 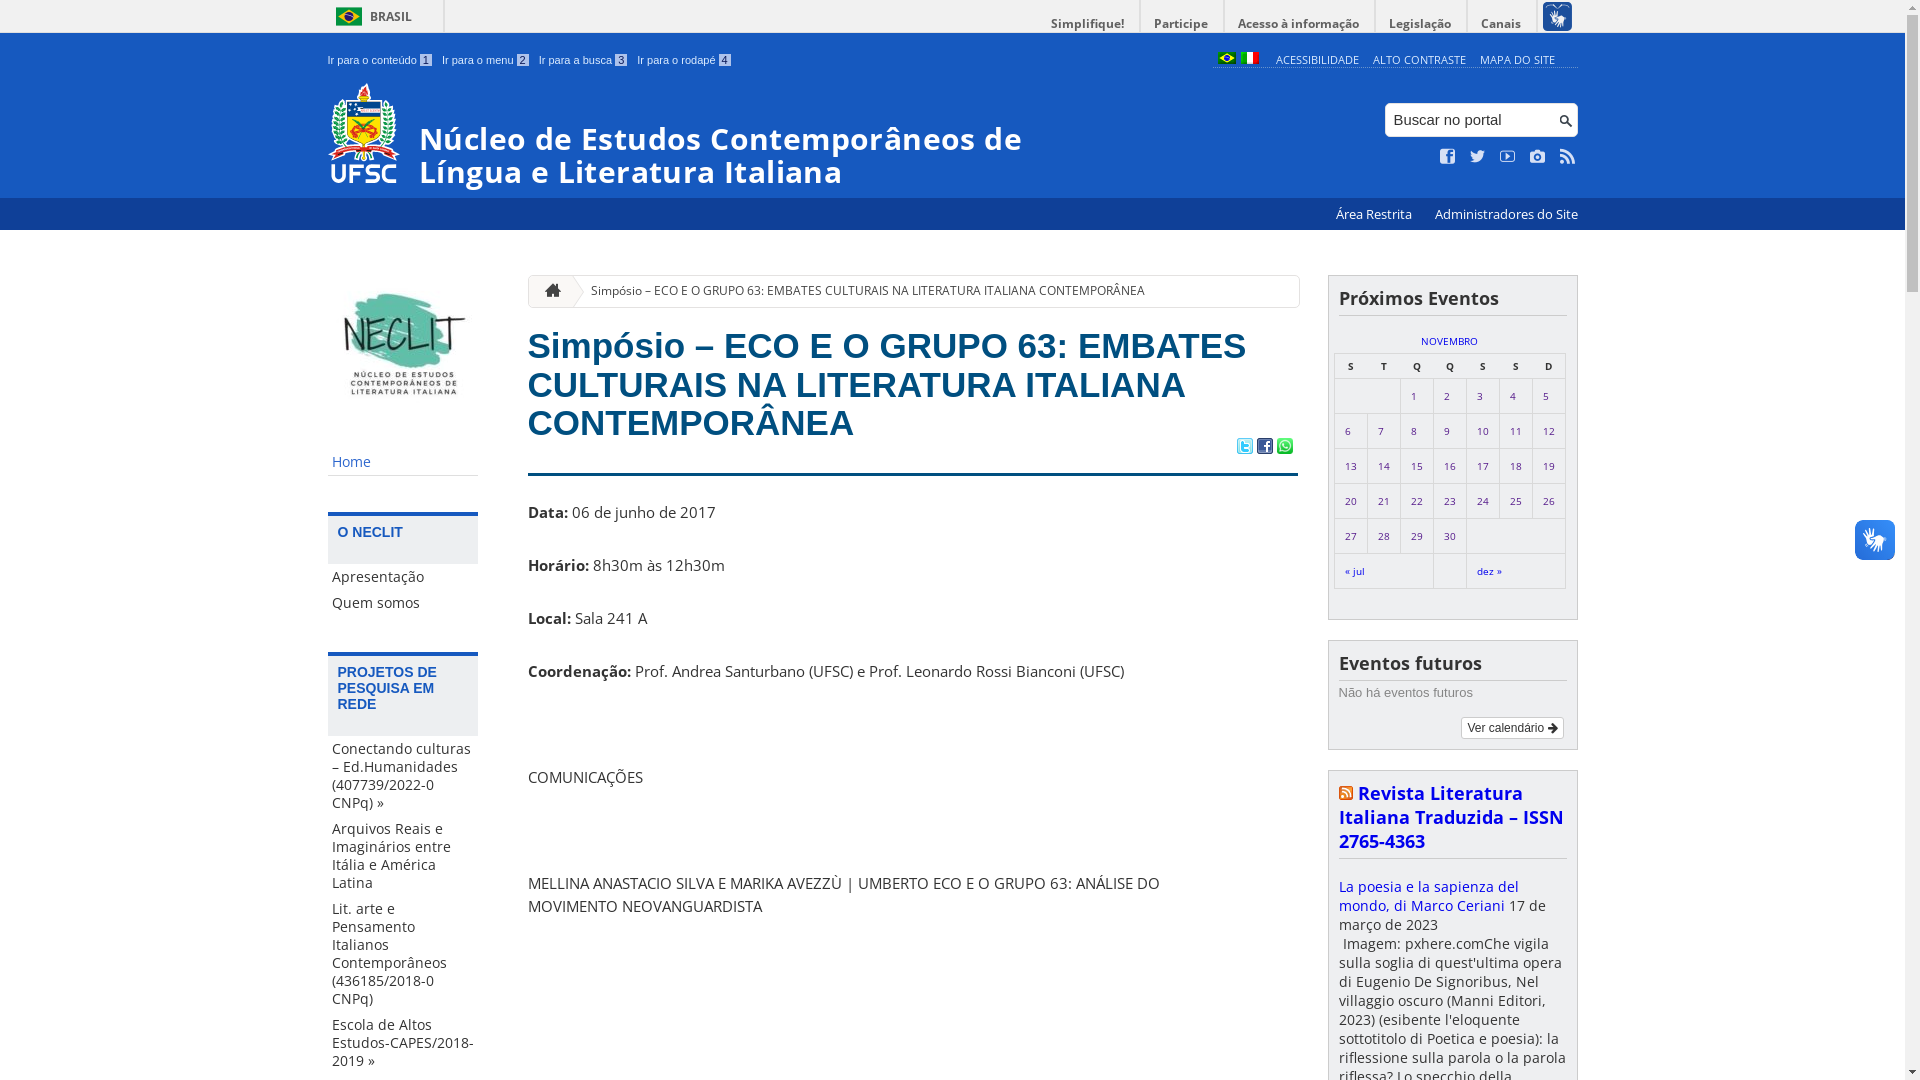 I want to click on '29', so click(x=1415, y=535).